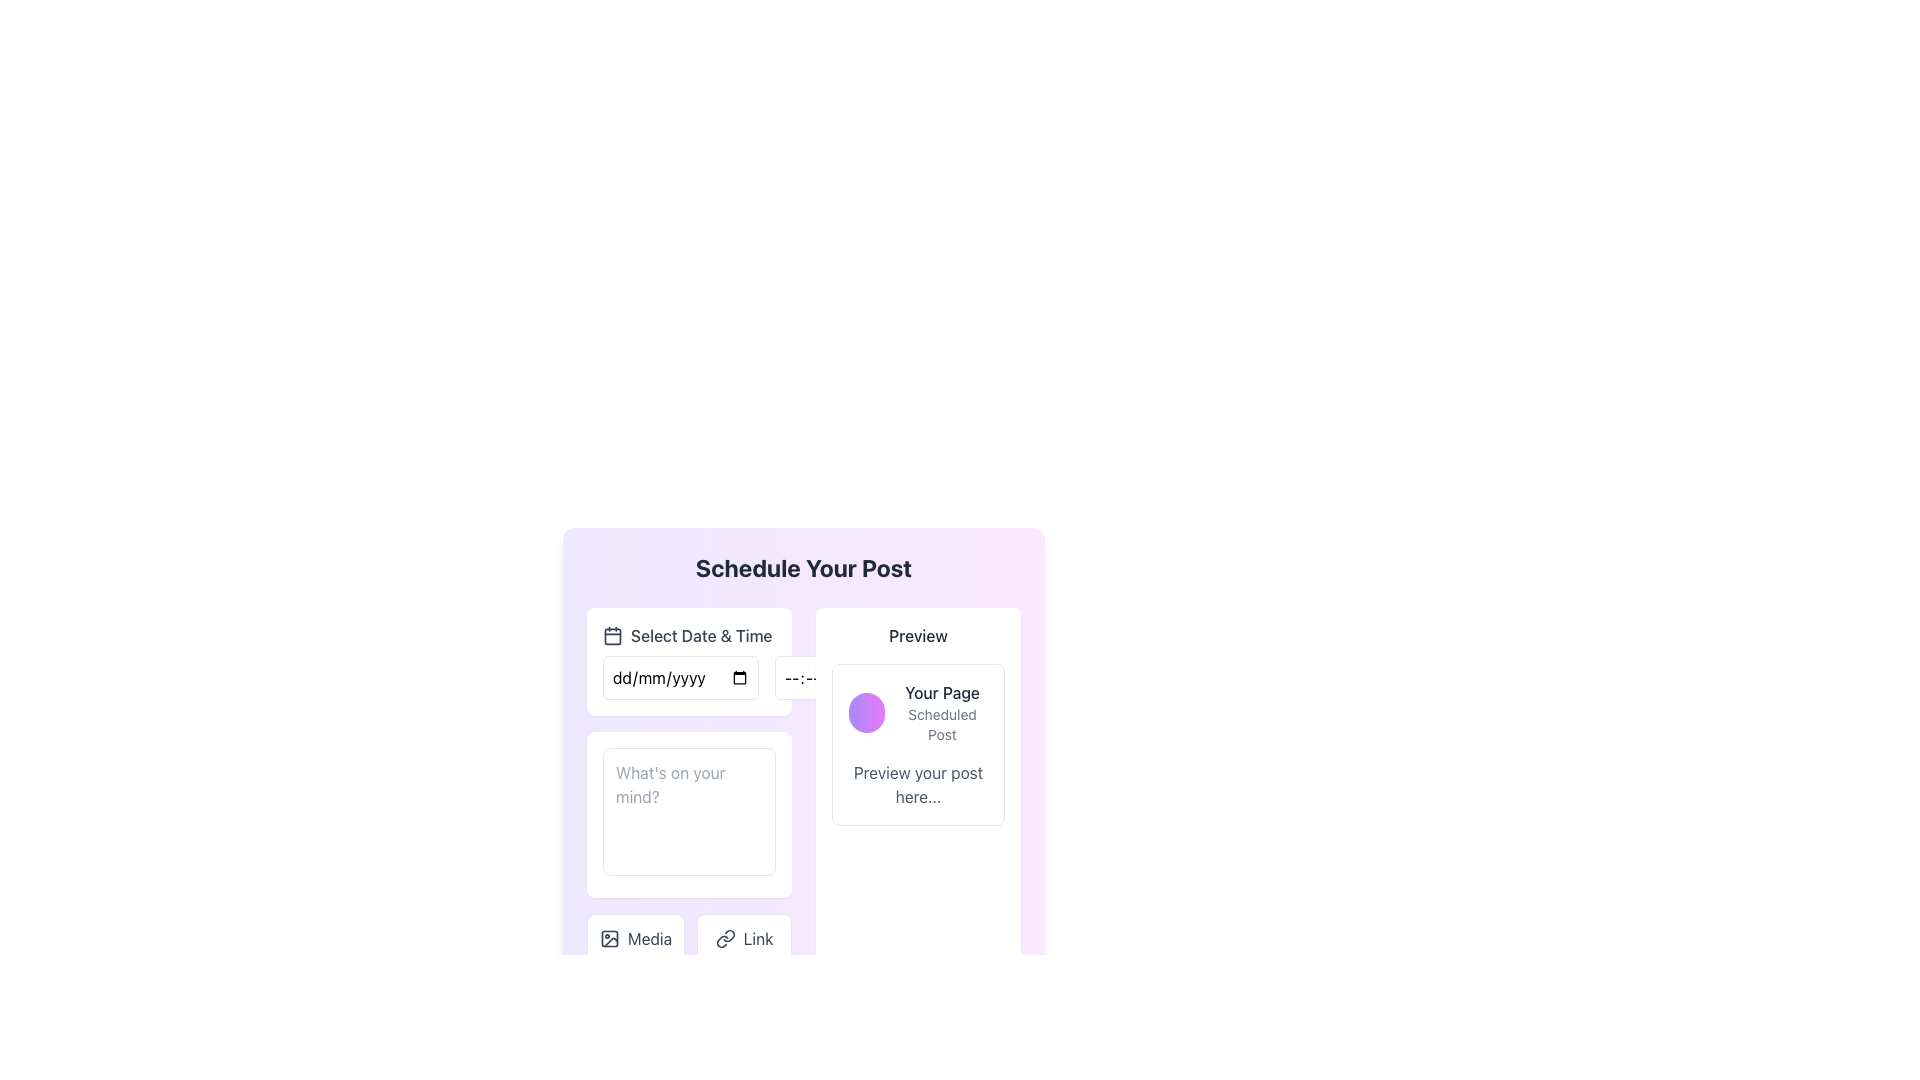 This screenshot has width=1920, height=1080. I want to click on the calendar icon located on the right side of the date input field within the Combined component, so click(689, 677).